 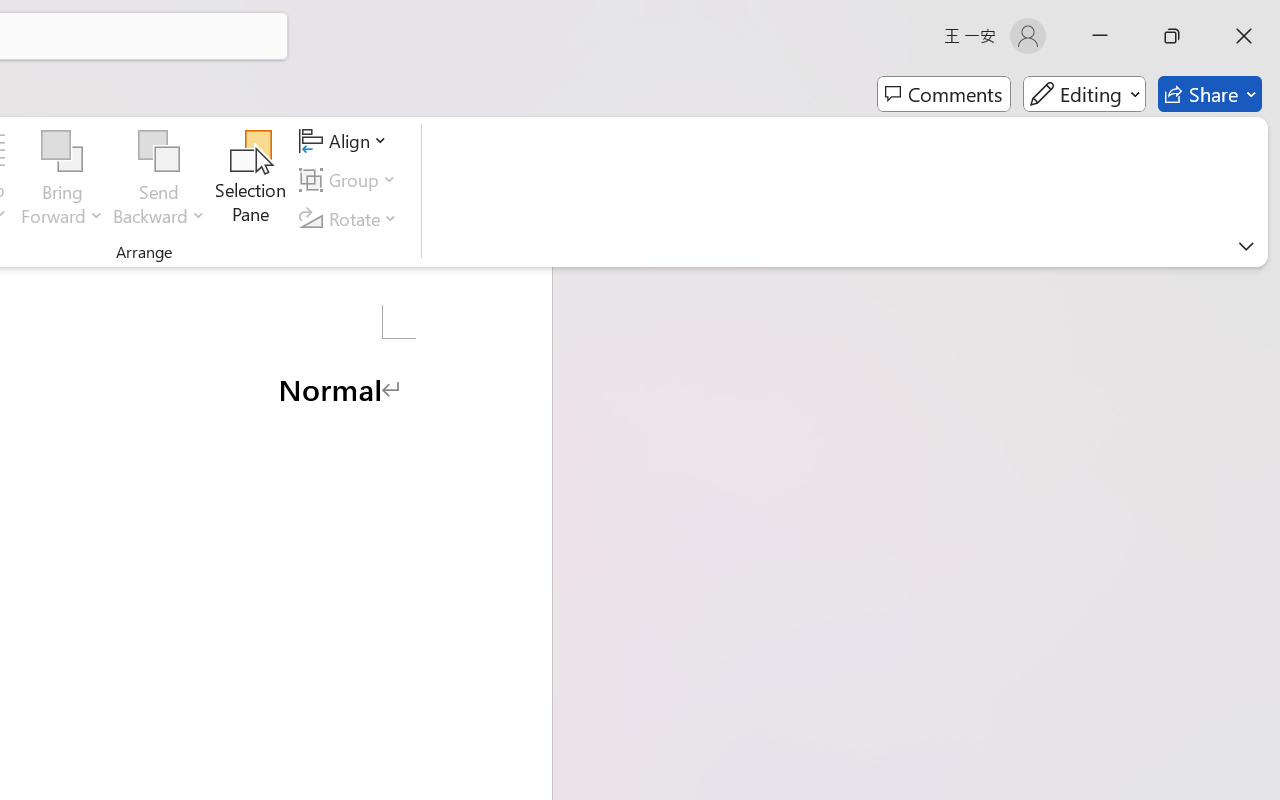 What do you see at coordinates (62, 151) in the screenshot?
I see `'Bring Forward'` at bounding box center [62, 151].